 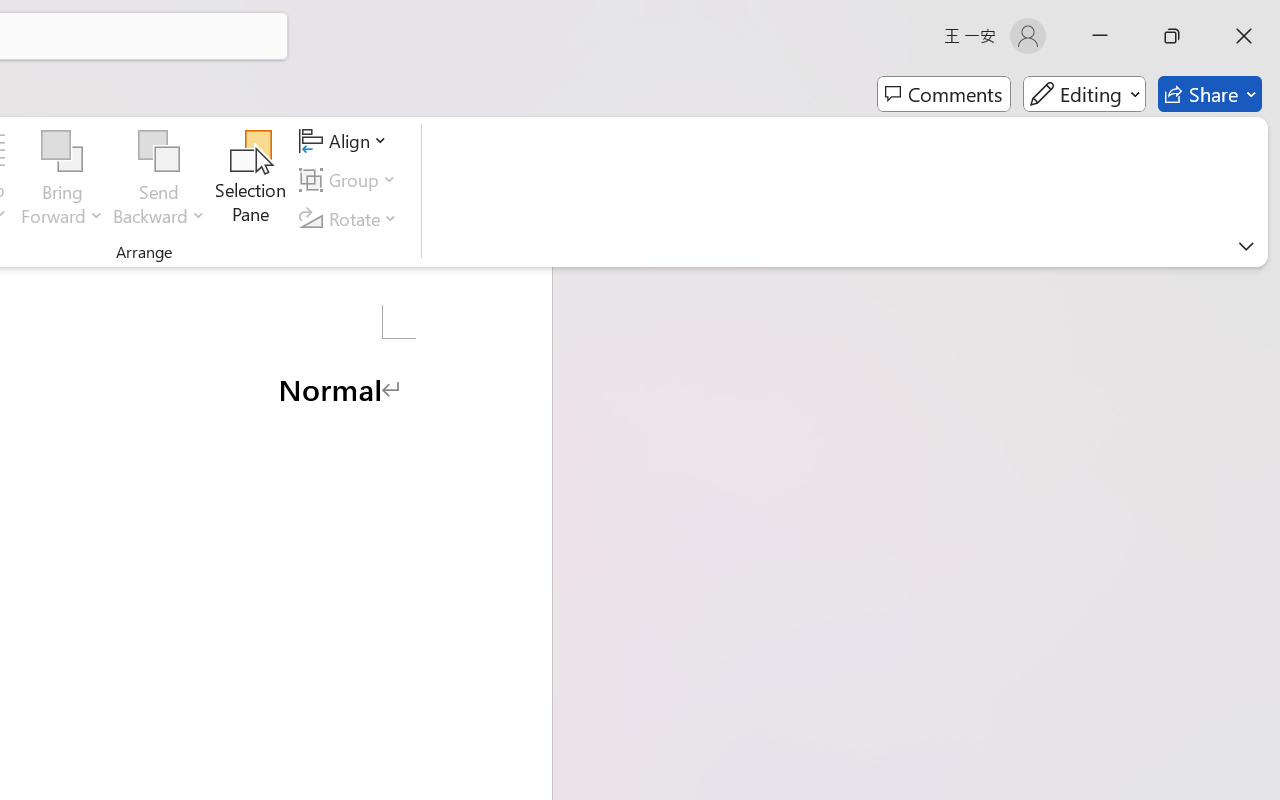 What do you see at coordinates (62, 151) in the screenshot?
I see `'Bring Forward'` at bounding box center [62, 151].